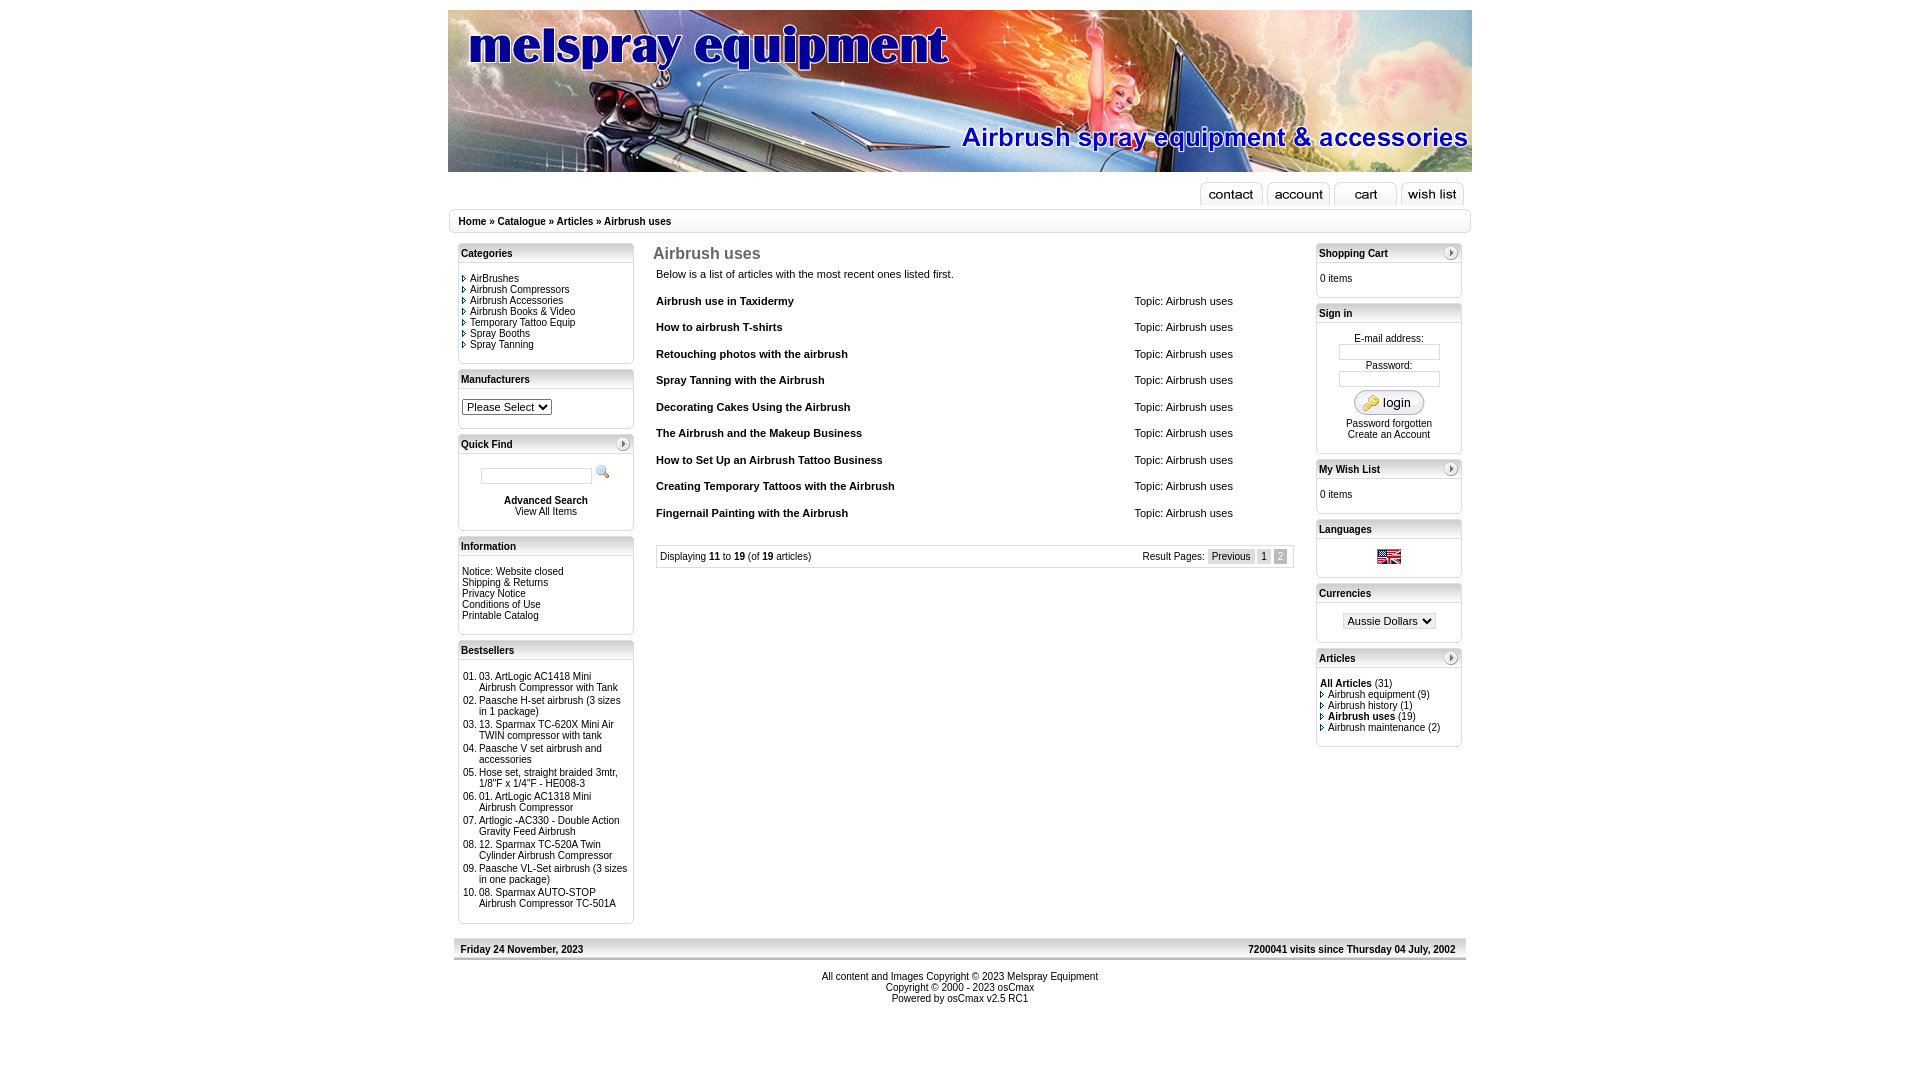  I want to click on 'Airbrush Compressors', so click(515, 289).